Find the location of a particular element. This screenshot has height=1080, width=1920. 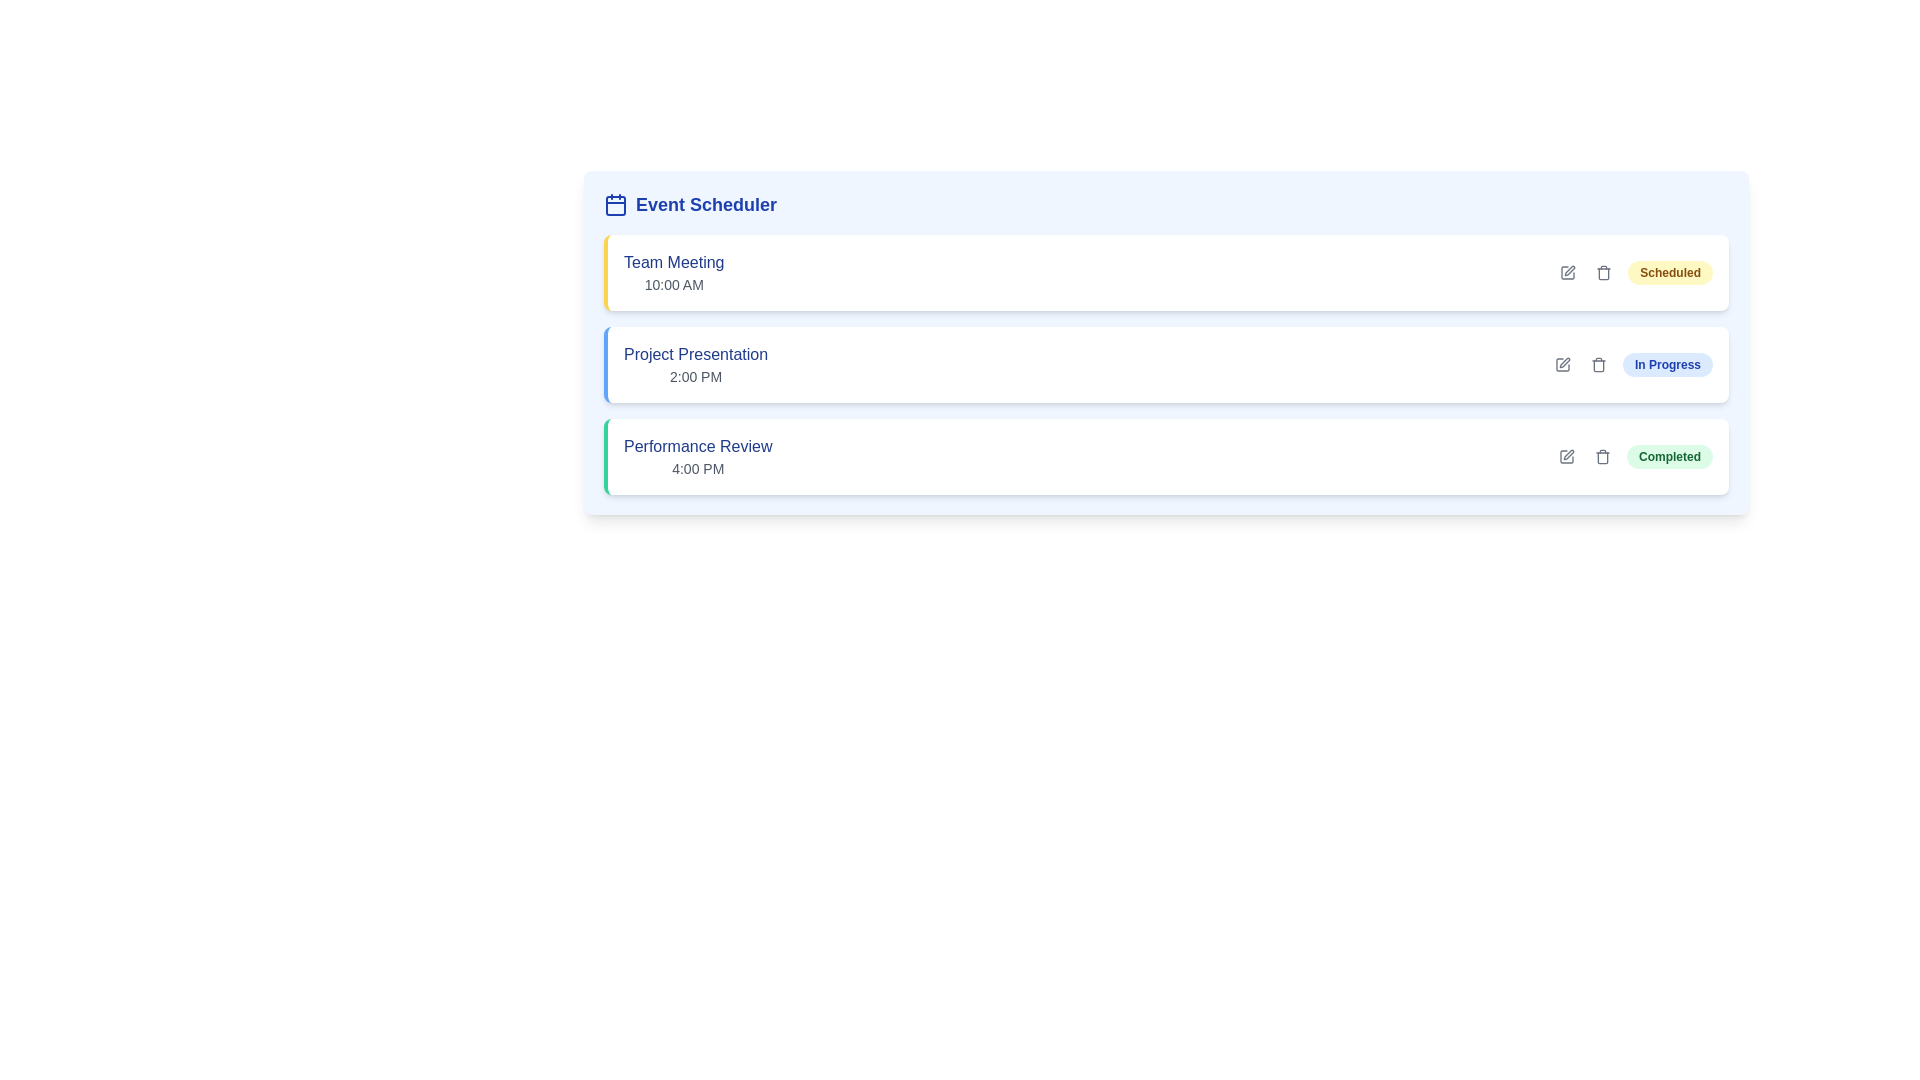

the Status indicator label that signifies the event status, specifically indicating 'Scheduled' for the 'Team Meeting' item is located at coordinates (1670, 273).